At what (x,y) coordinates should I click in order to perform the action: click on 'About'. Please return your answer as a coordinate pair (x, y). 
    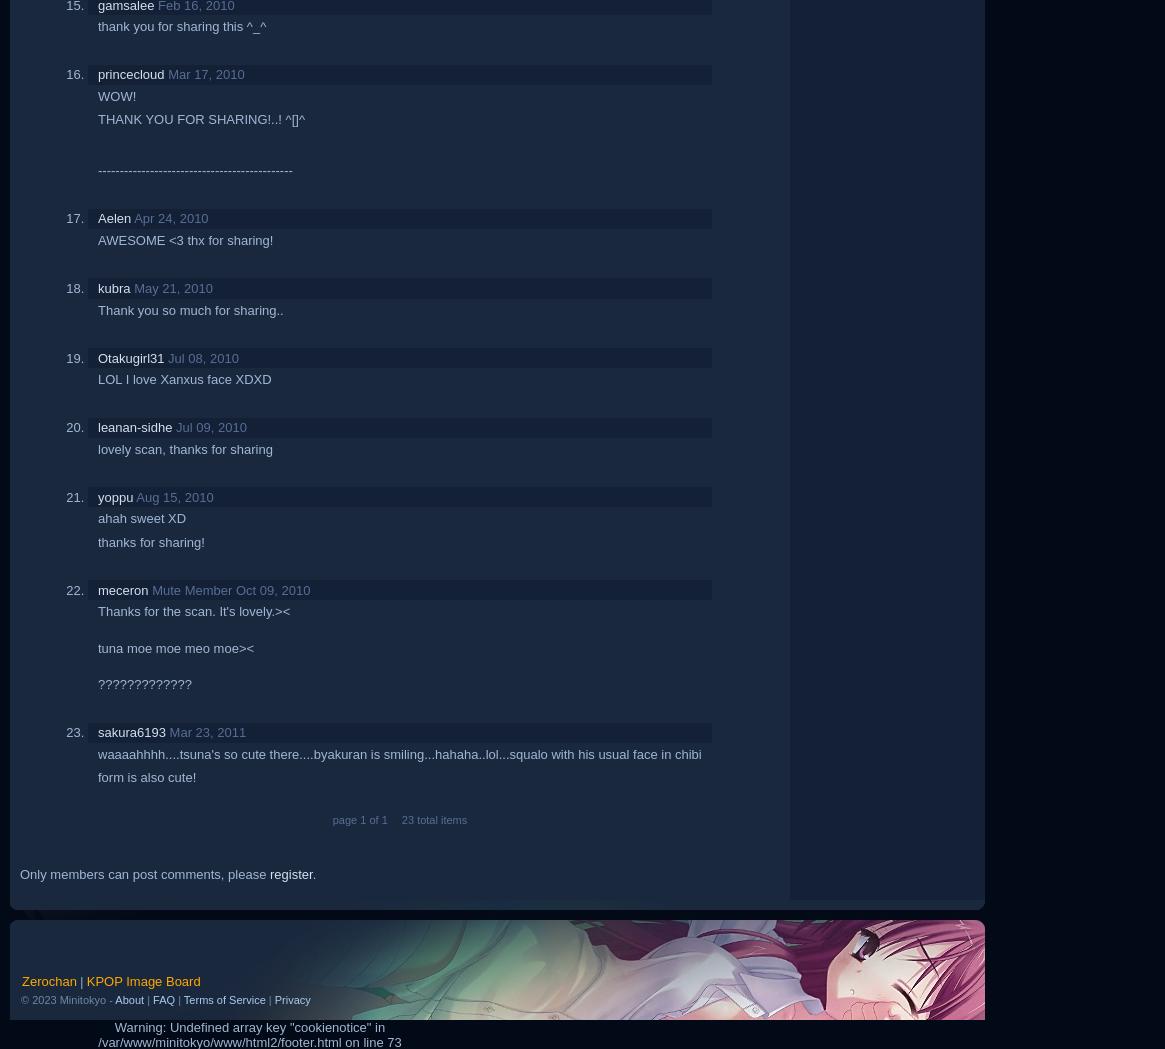
    Looking at the image, I should click on (129, 997).